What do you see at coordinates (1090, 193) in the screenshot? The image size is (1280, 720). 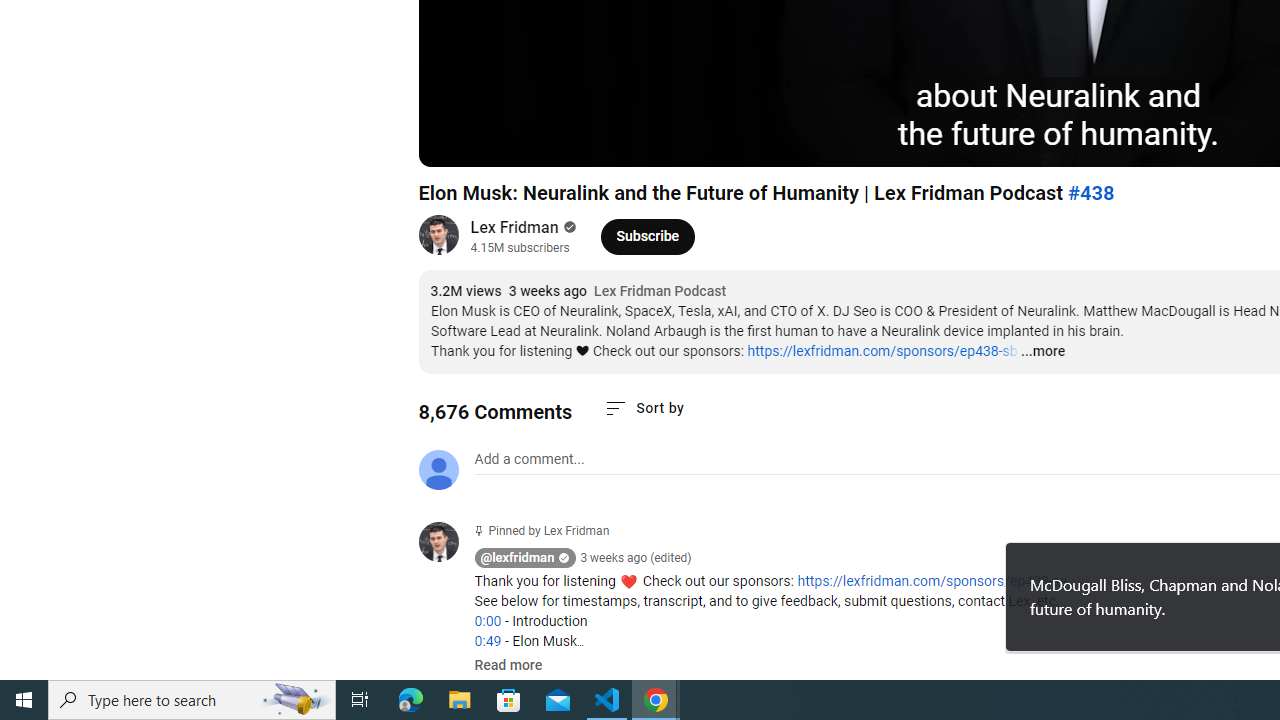 I see `'#438'` at bounding box center [1090, 193].